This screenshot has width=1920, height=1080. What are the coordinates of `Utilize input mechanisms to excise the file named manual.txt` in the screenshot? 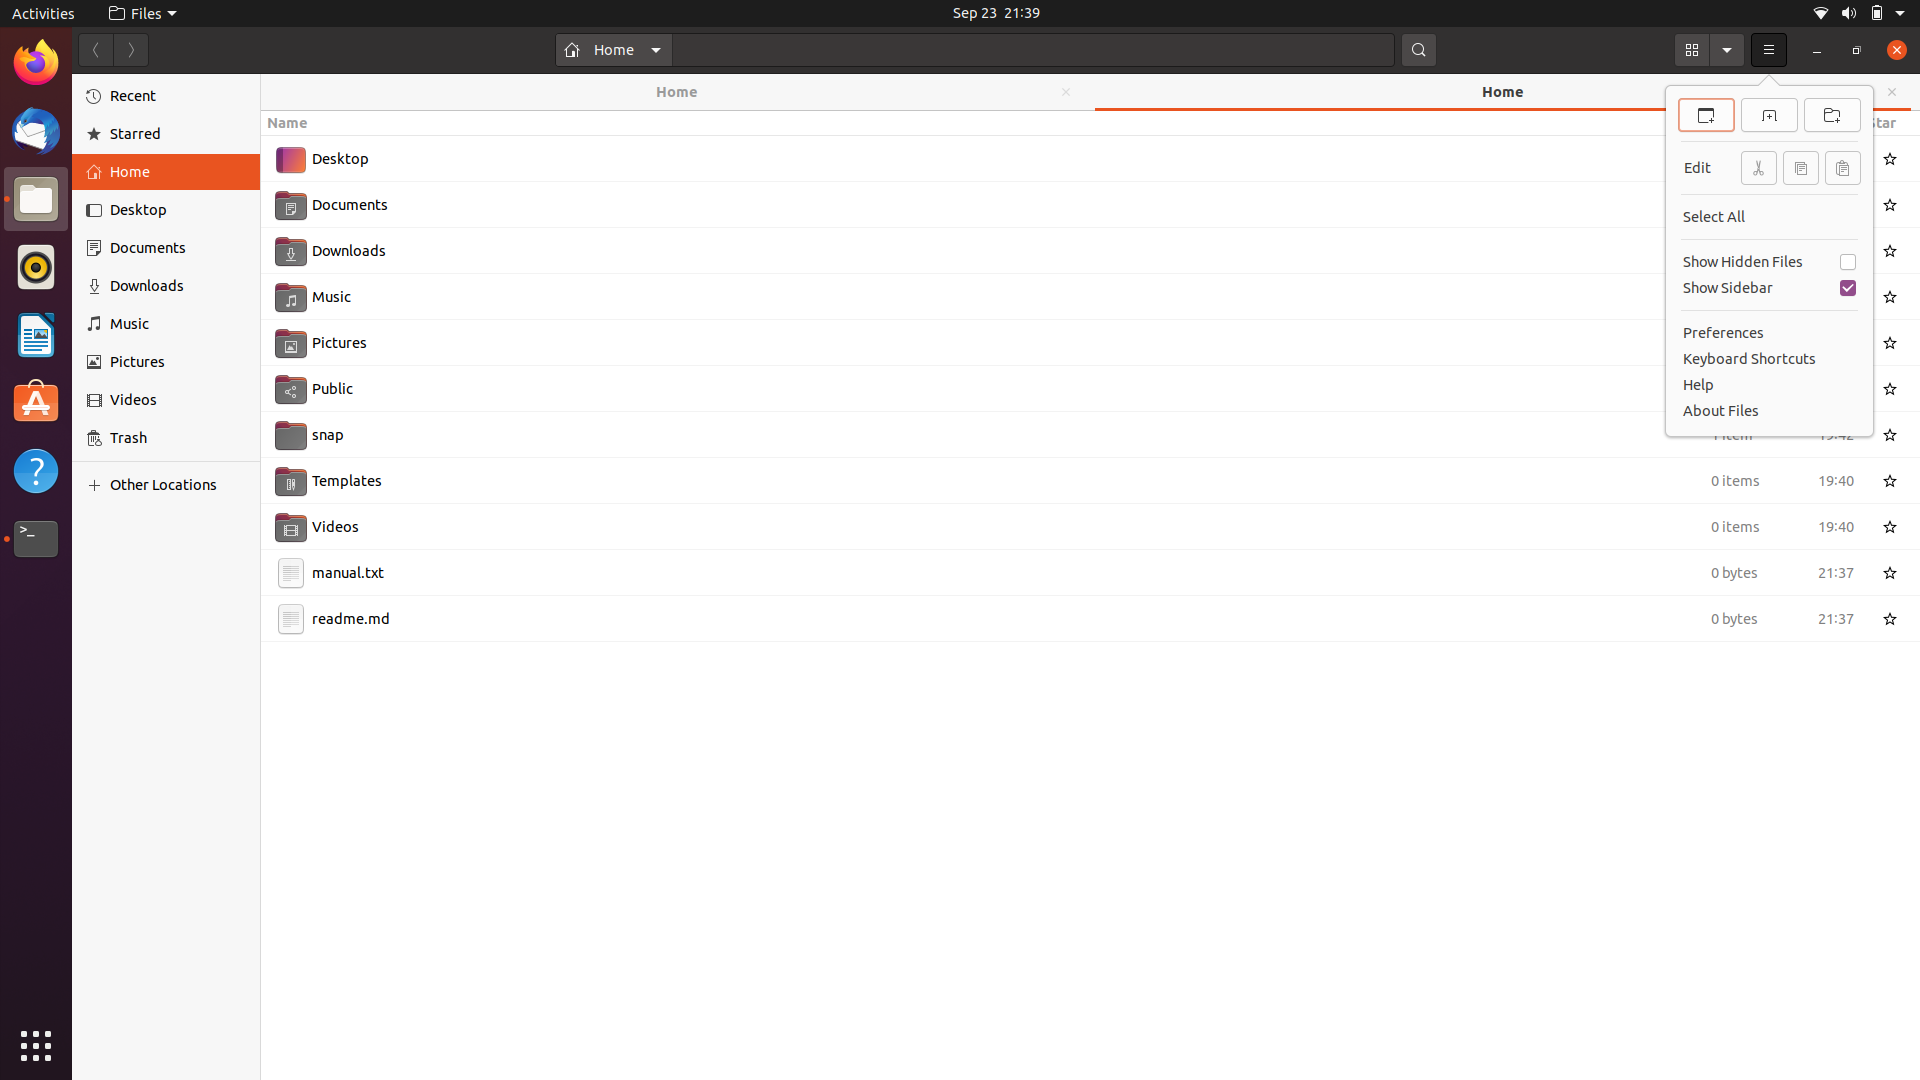 It's located at (1068, 571).